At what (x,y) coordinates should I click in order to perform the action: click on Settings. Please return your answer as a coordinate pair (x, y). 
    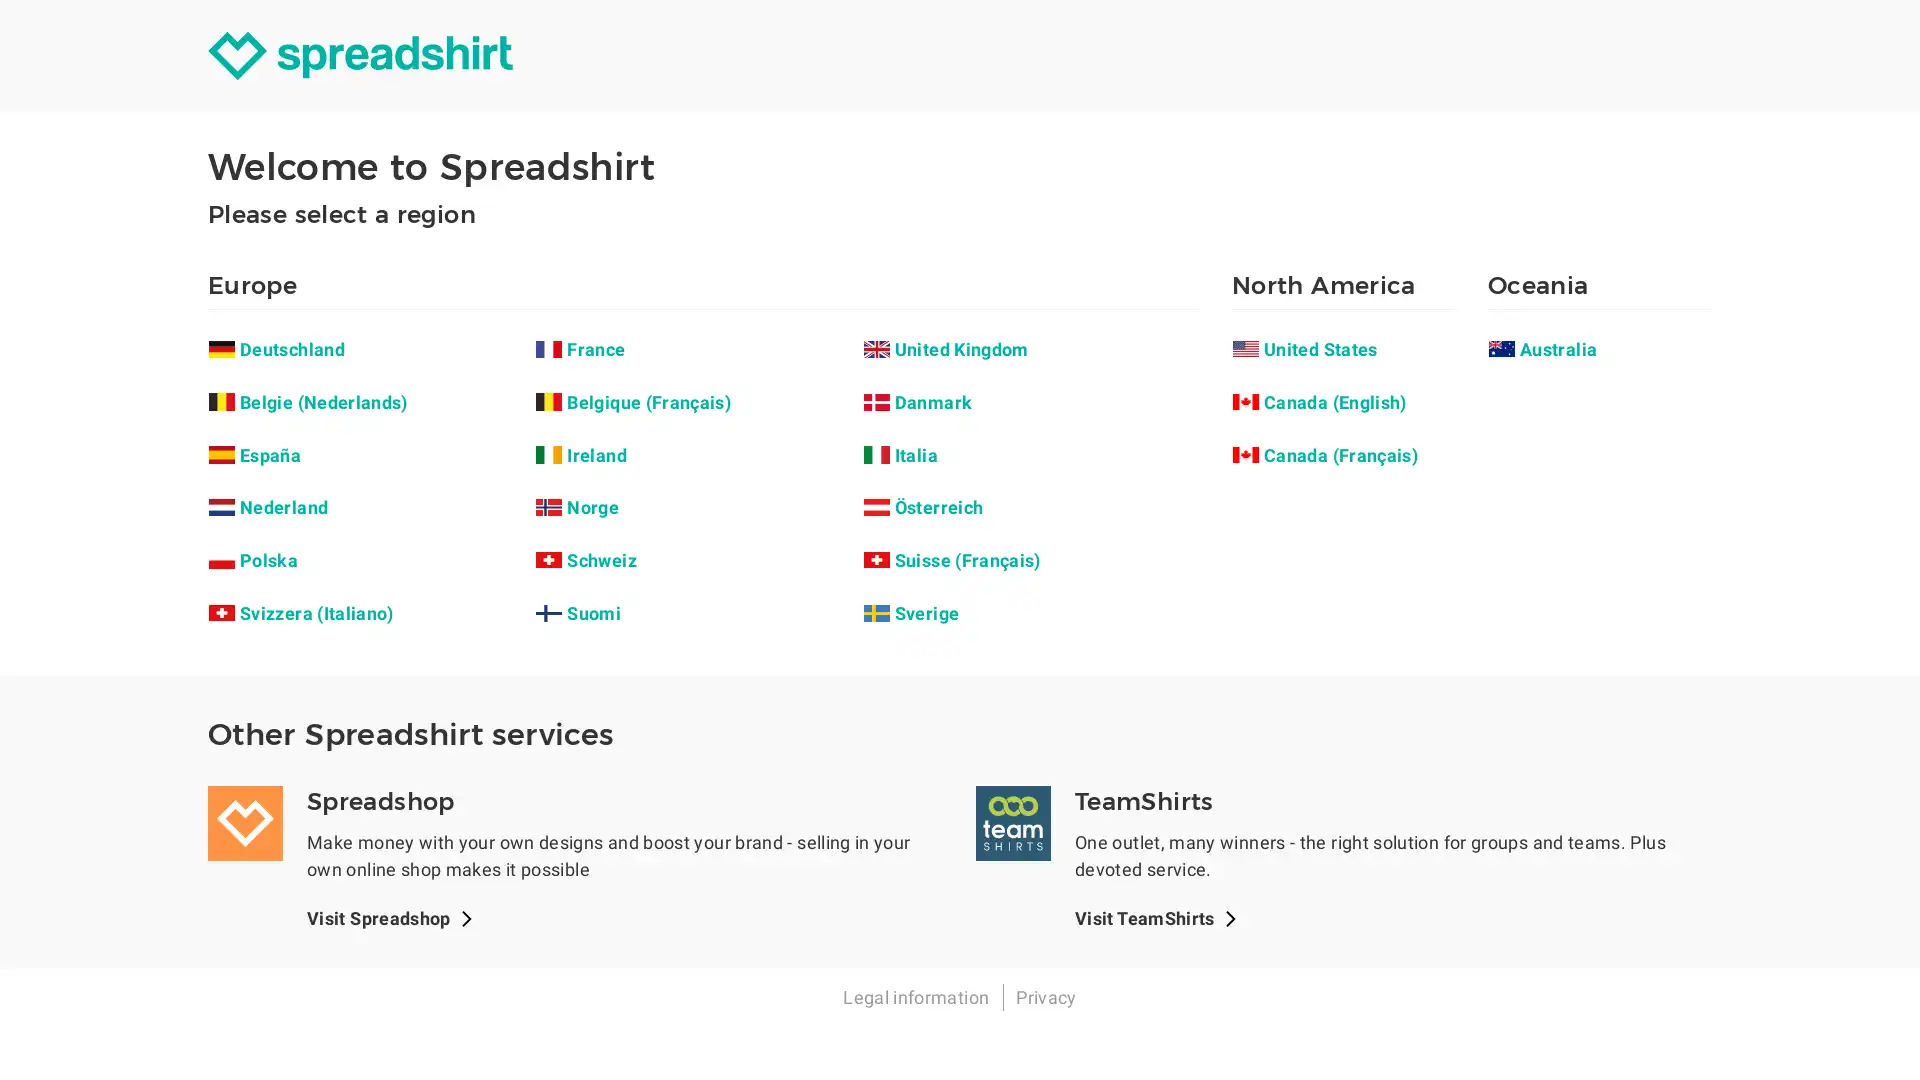
    Looking at the image, I should click on (882, 482).